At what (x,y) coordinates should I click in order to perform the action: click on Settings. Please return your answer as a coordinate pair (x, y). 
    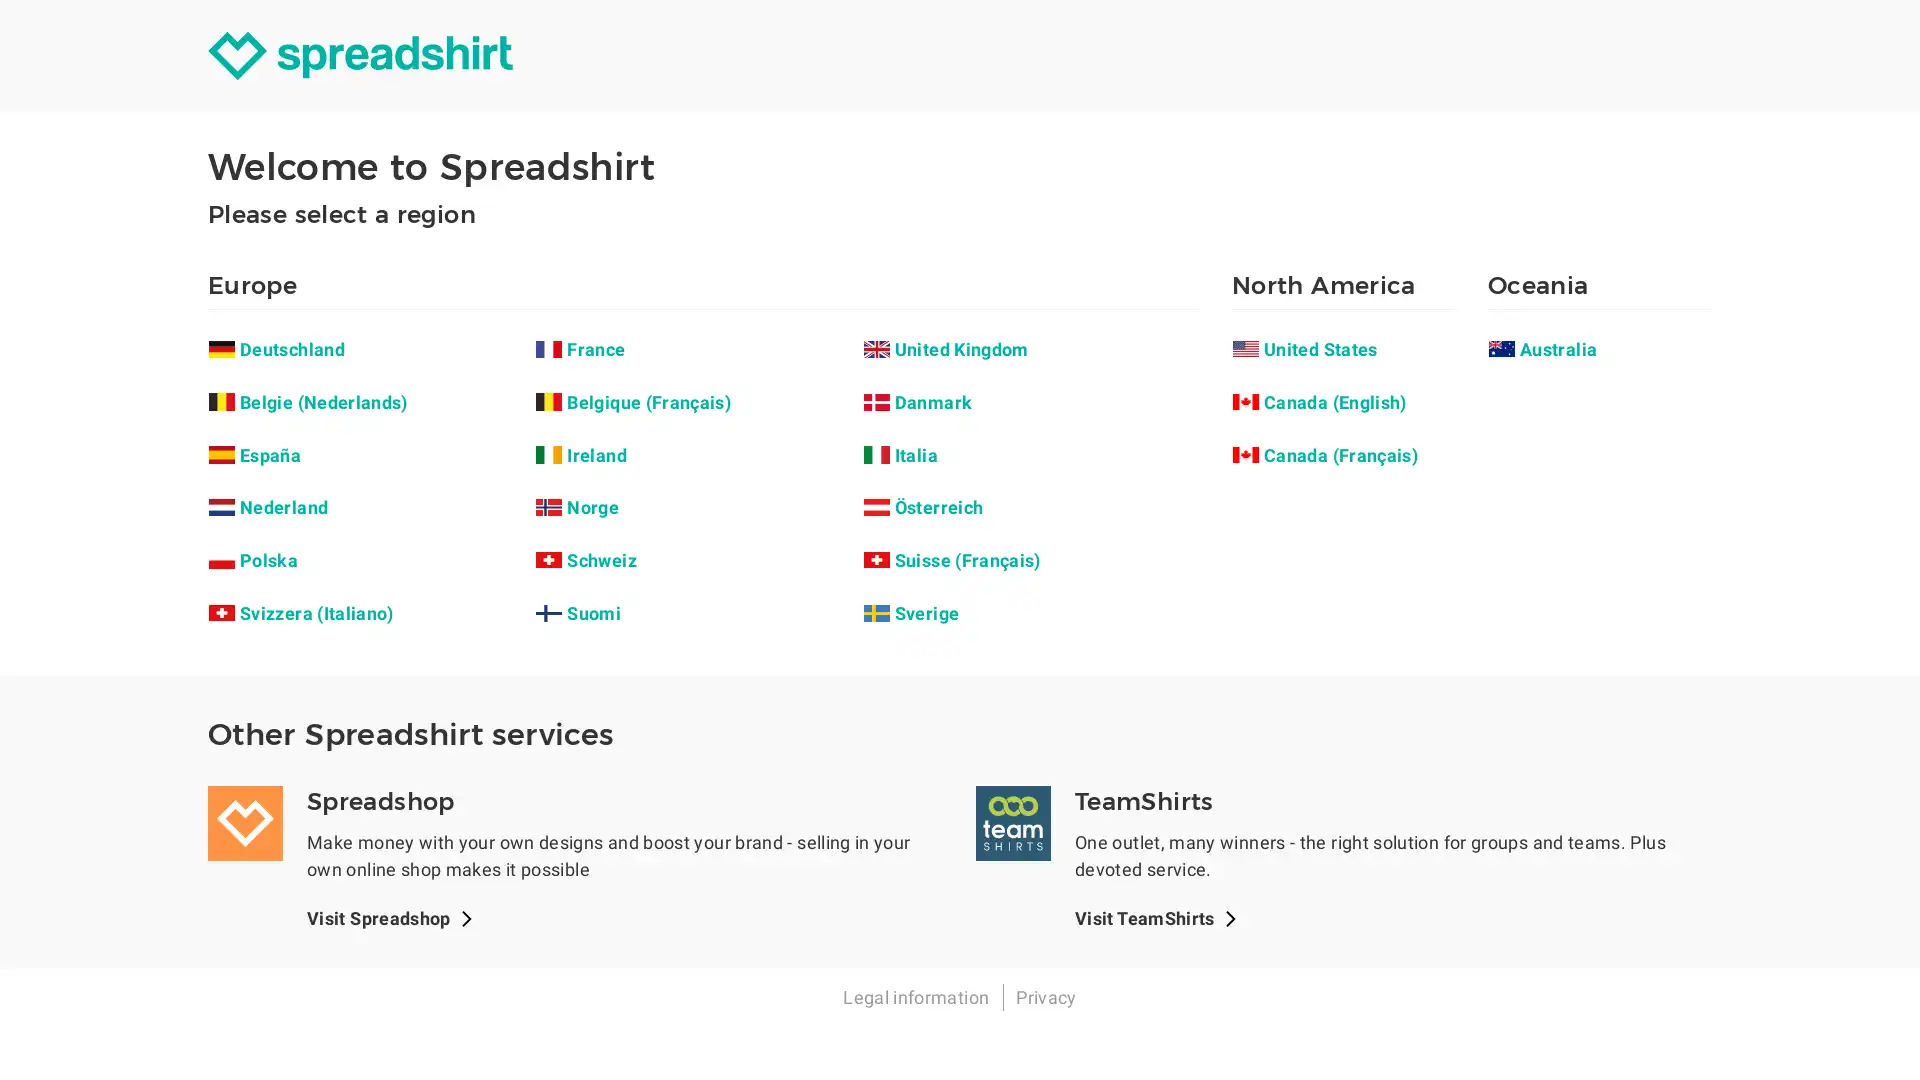
    Looking at the image, I should click on (882, 482).